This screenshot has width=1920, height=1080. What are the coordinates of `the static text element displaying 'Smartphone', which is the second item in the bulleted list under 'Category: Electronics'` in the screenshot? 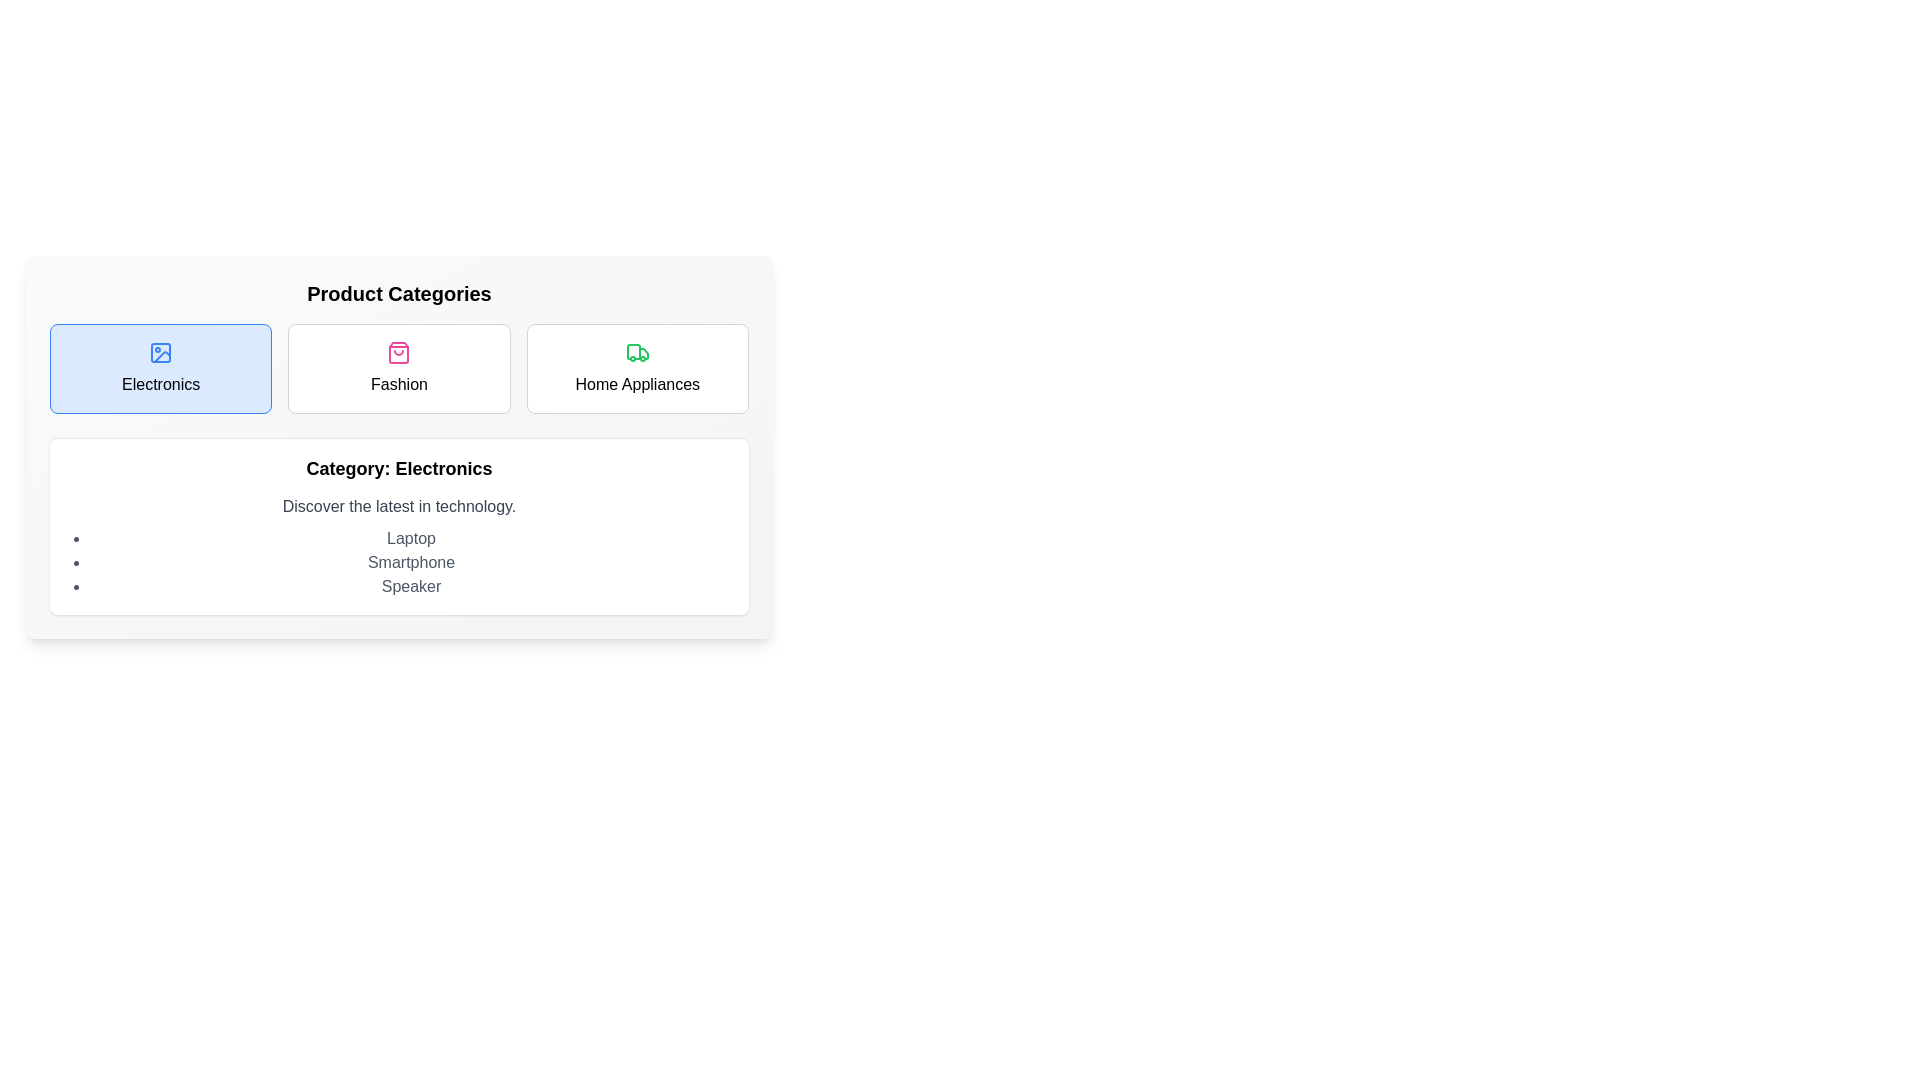 It's located at (410, 563).